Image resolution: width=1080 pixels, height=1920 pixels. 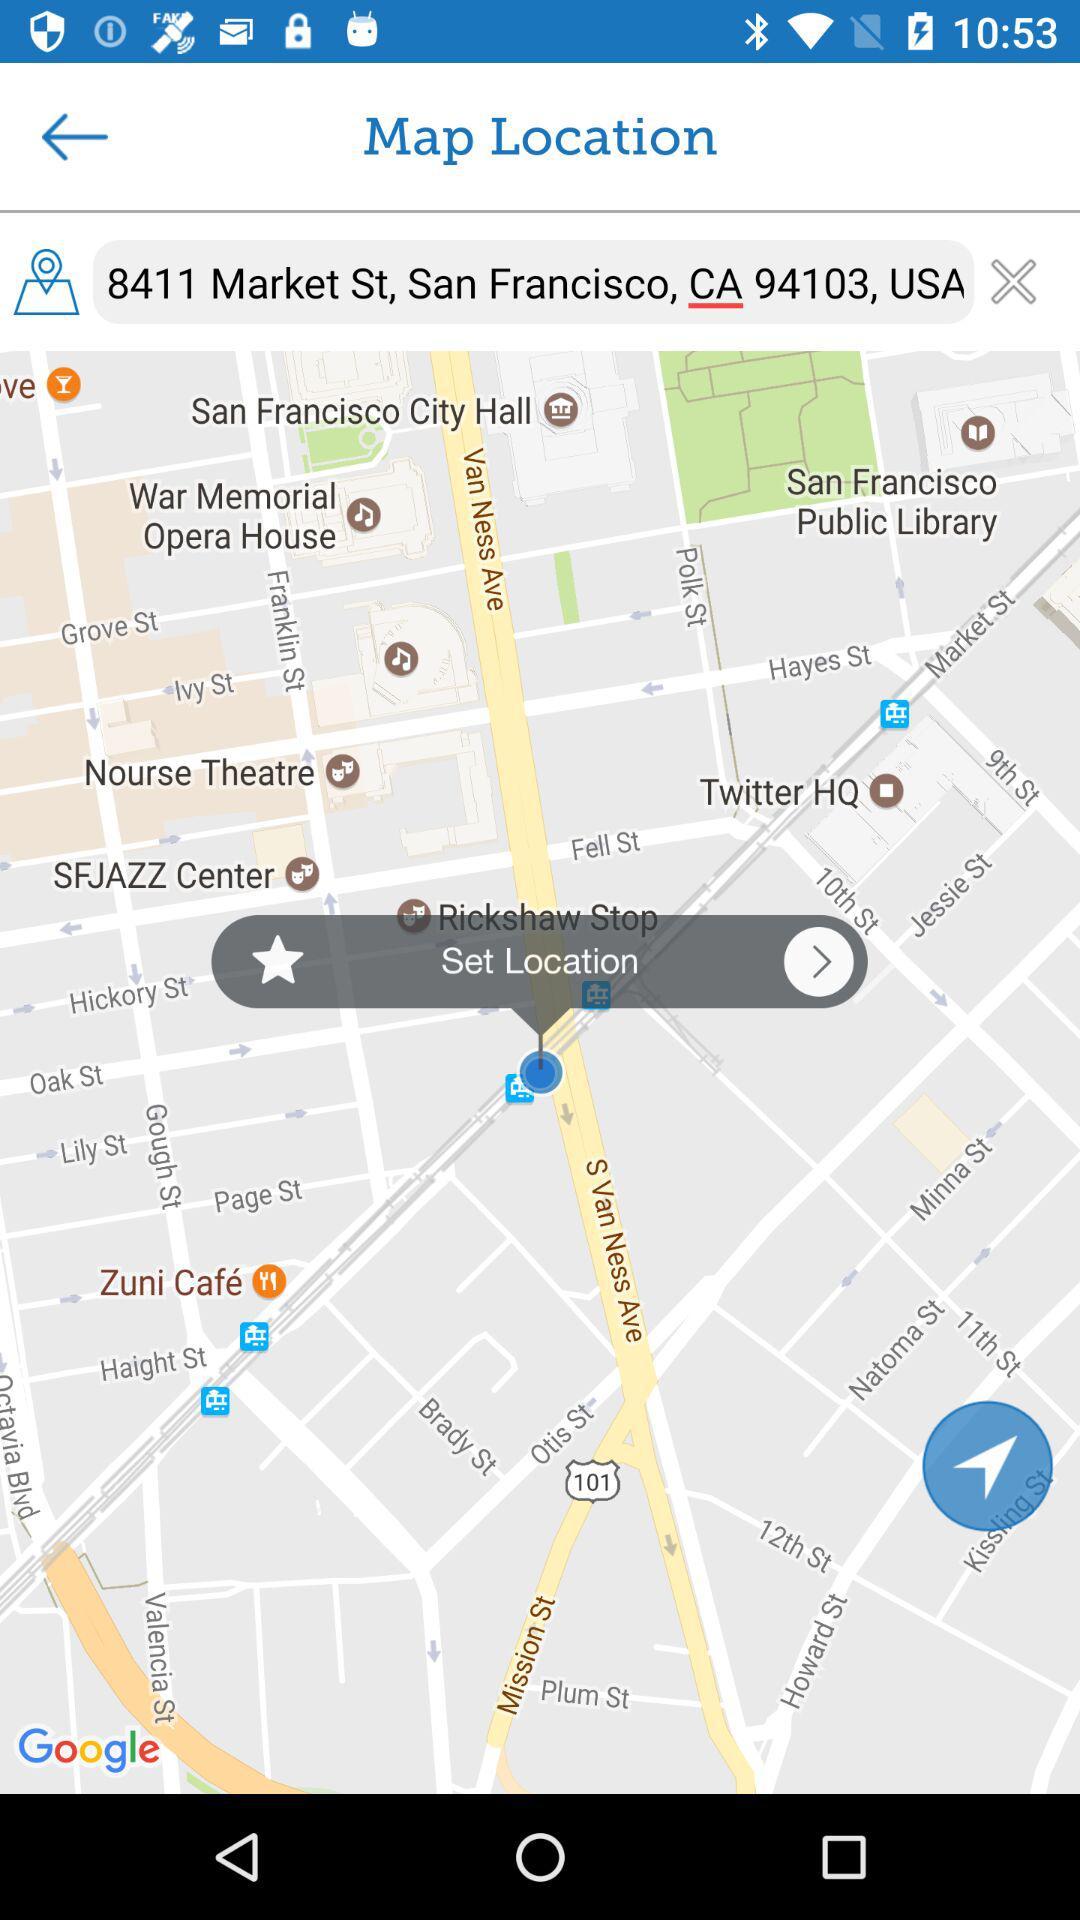 I want to click on the icon below 8411 market st, so click(x=538, y=1006).